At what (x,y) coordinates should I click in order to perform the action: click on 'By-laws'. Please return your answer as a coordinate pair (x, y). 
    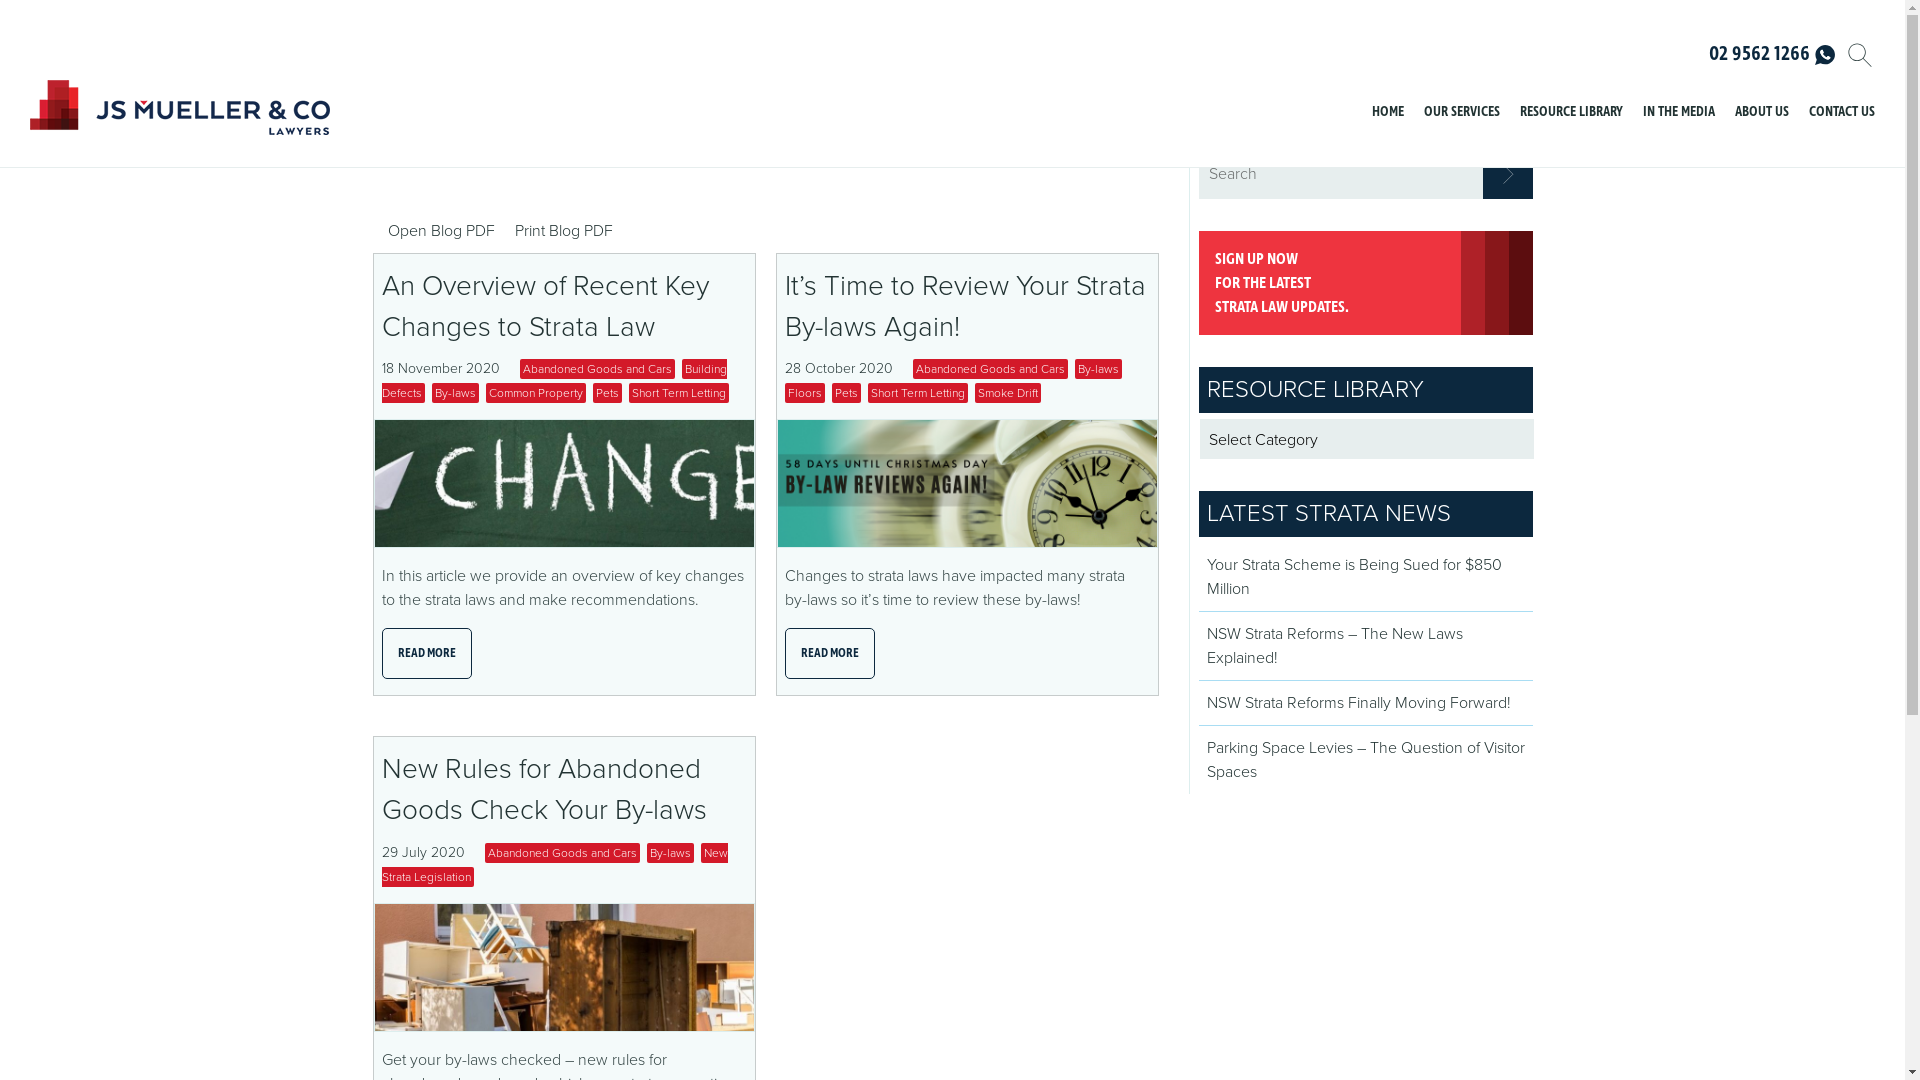
    Looking at the image, I should click on (669, 852).